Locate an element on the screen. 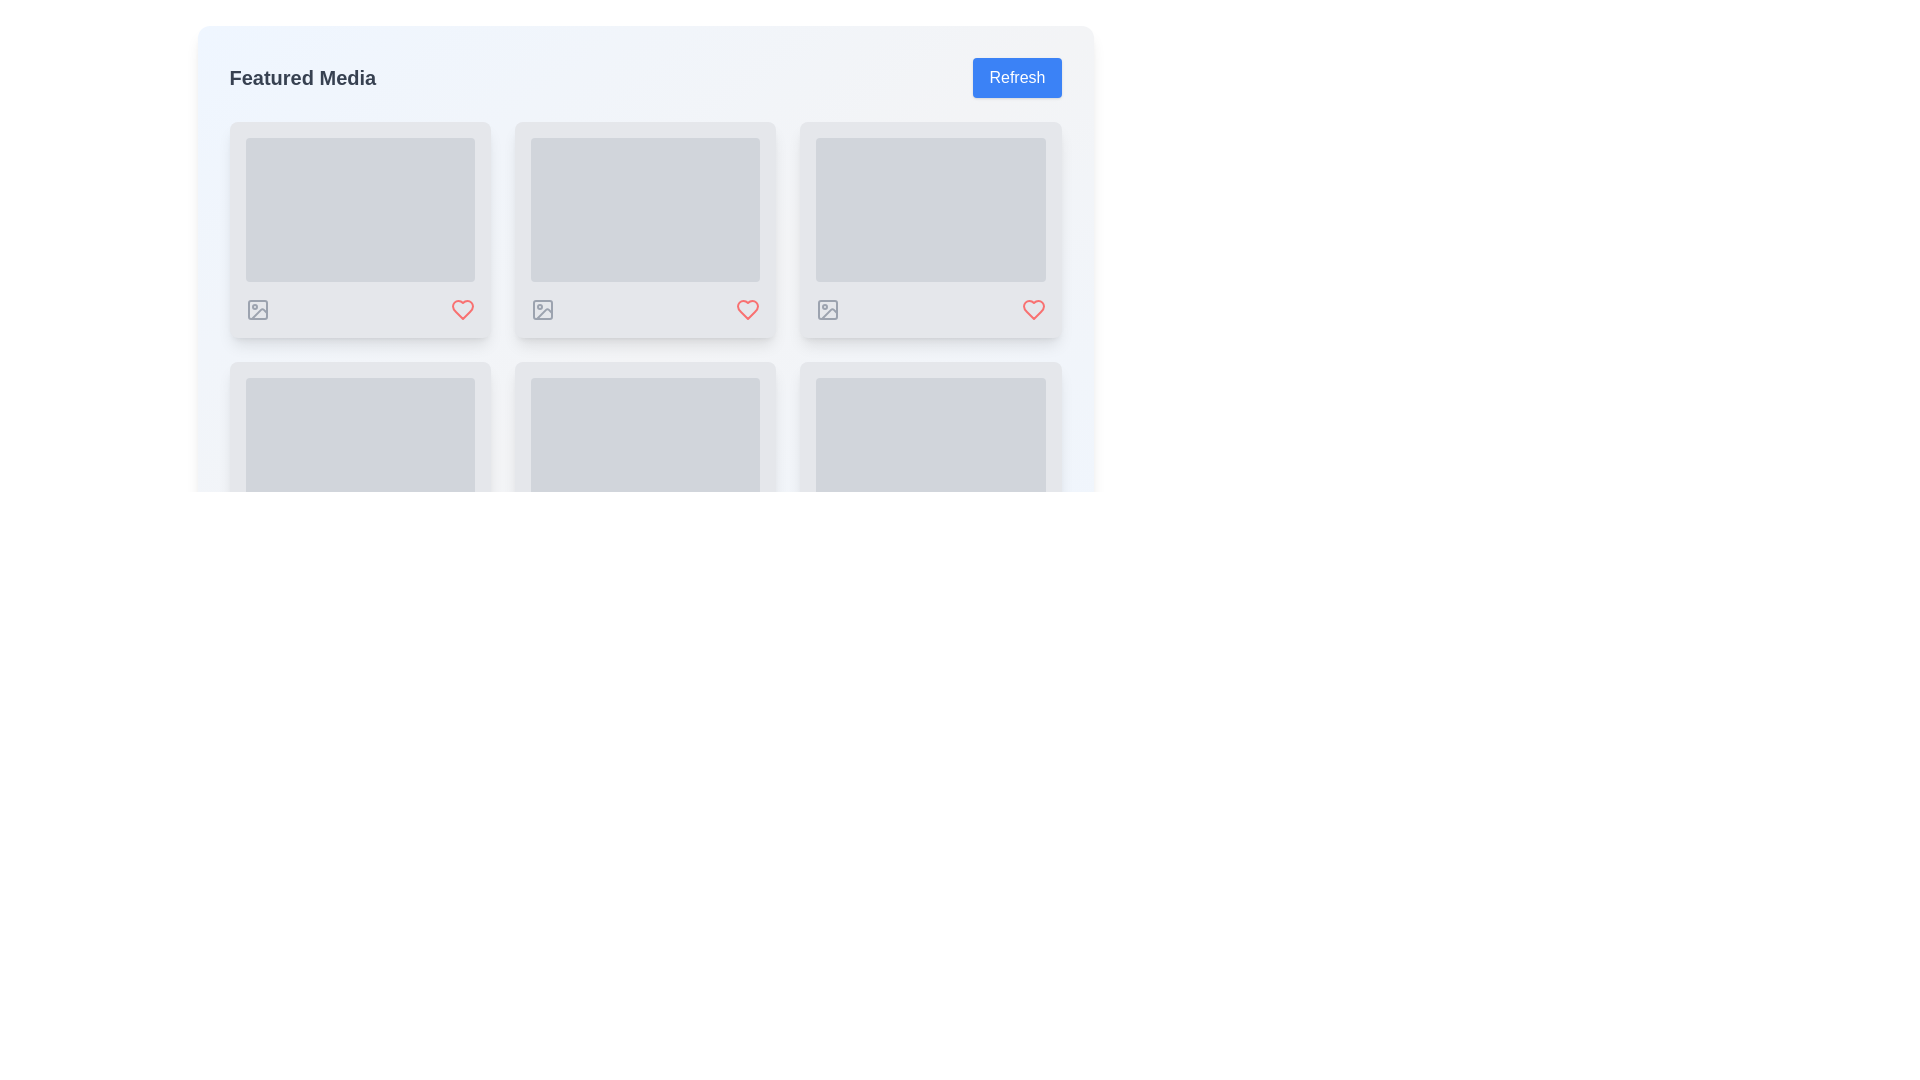 The image size is (1920, 1080). the rectangular SVG shape with rounded edges located in the upper-left image placeholder under the 'Featured Media' heading is located at coordinates (256, 309).